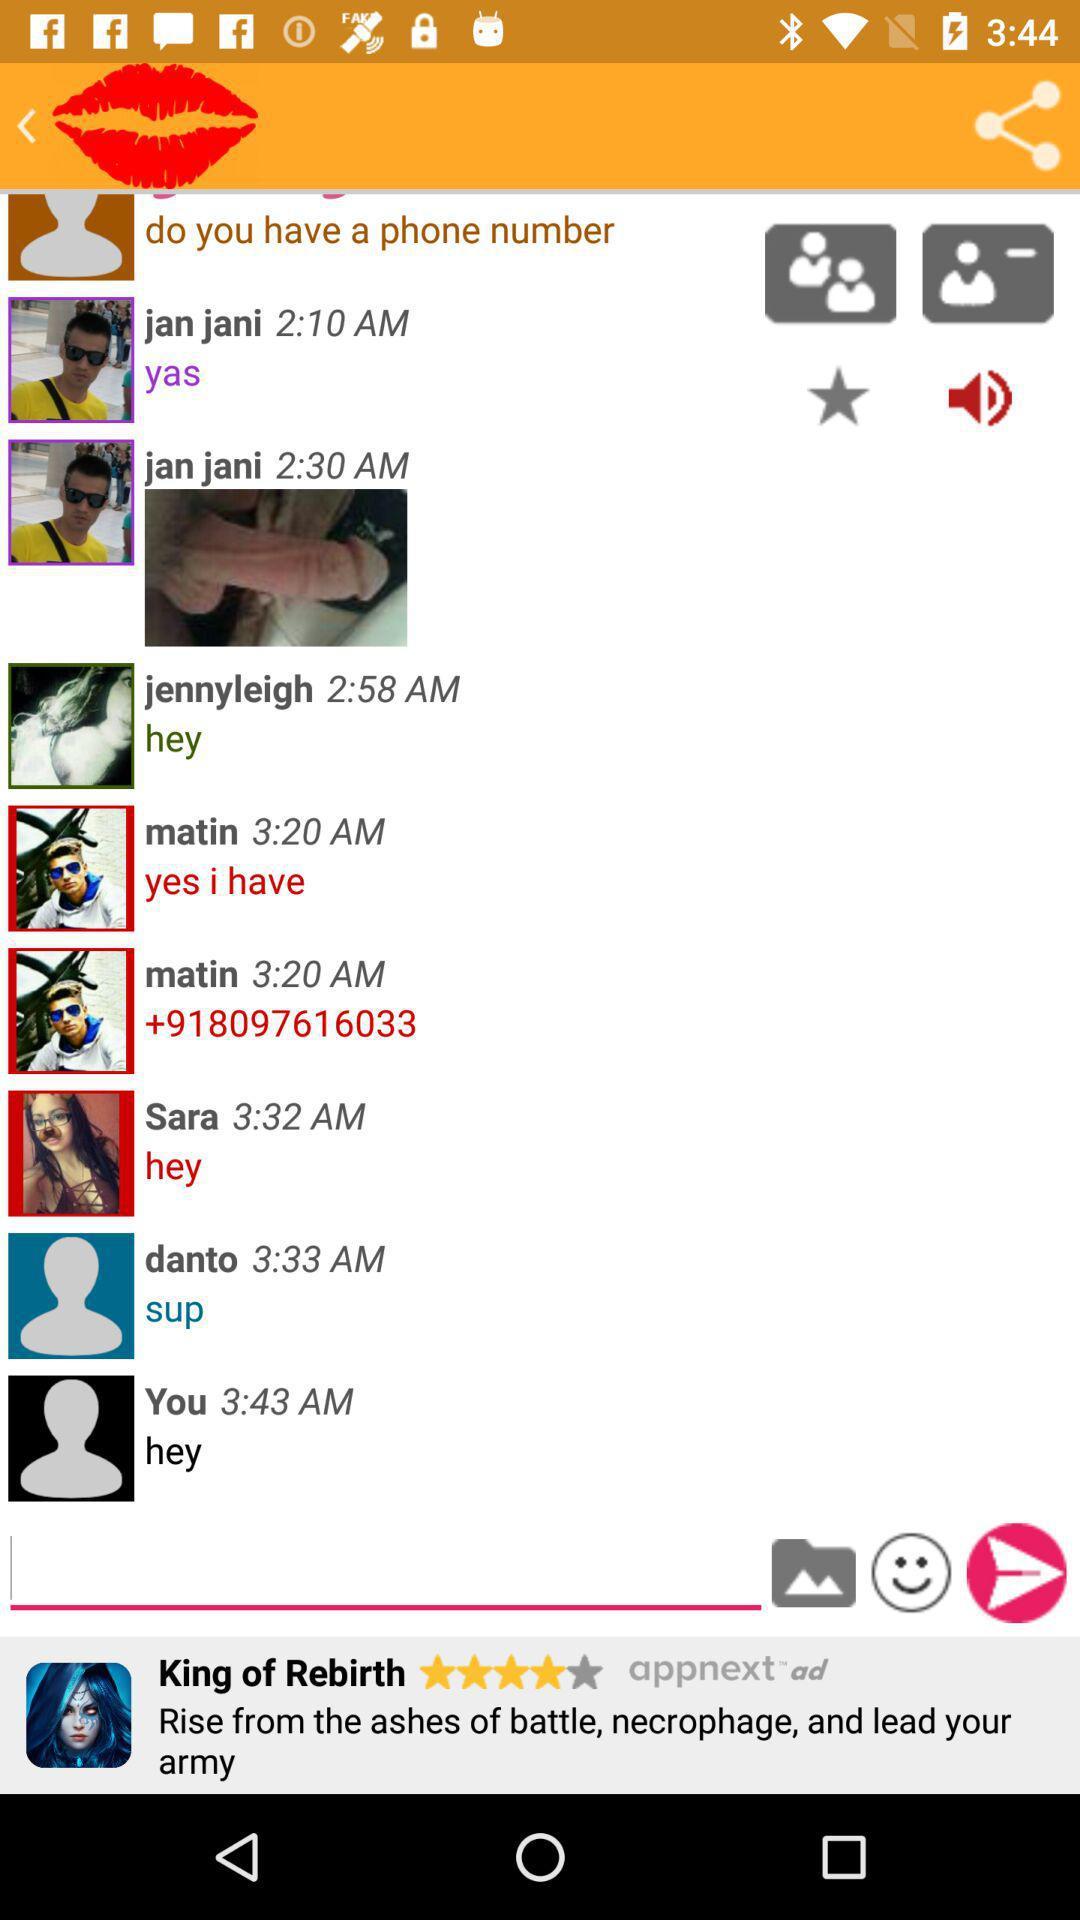  Describe the element at coordinates (830, 272) in the screenshot. I see `the group icon` at that location.